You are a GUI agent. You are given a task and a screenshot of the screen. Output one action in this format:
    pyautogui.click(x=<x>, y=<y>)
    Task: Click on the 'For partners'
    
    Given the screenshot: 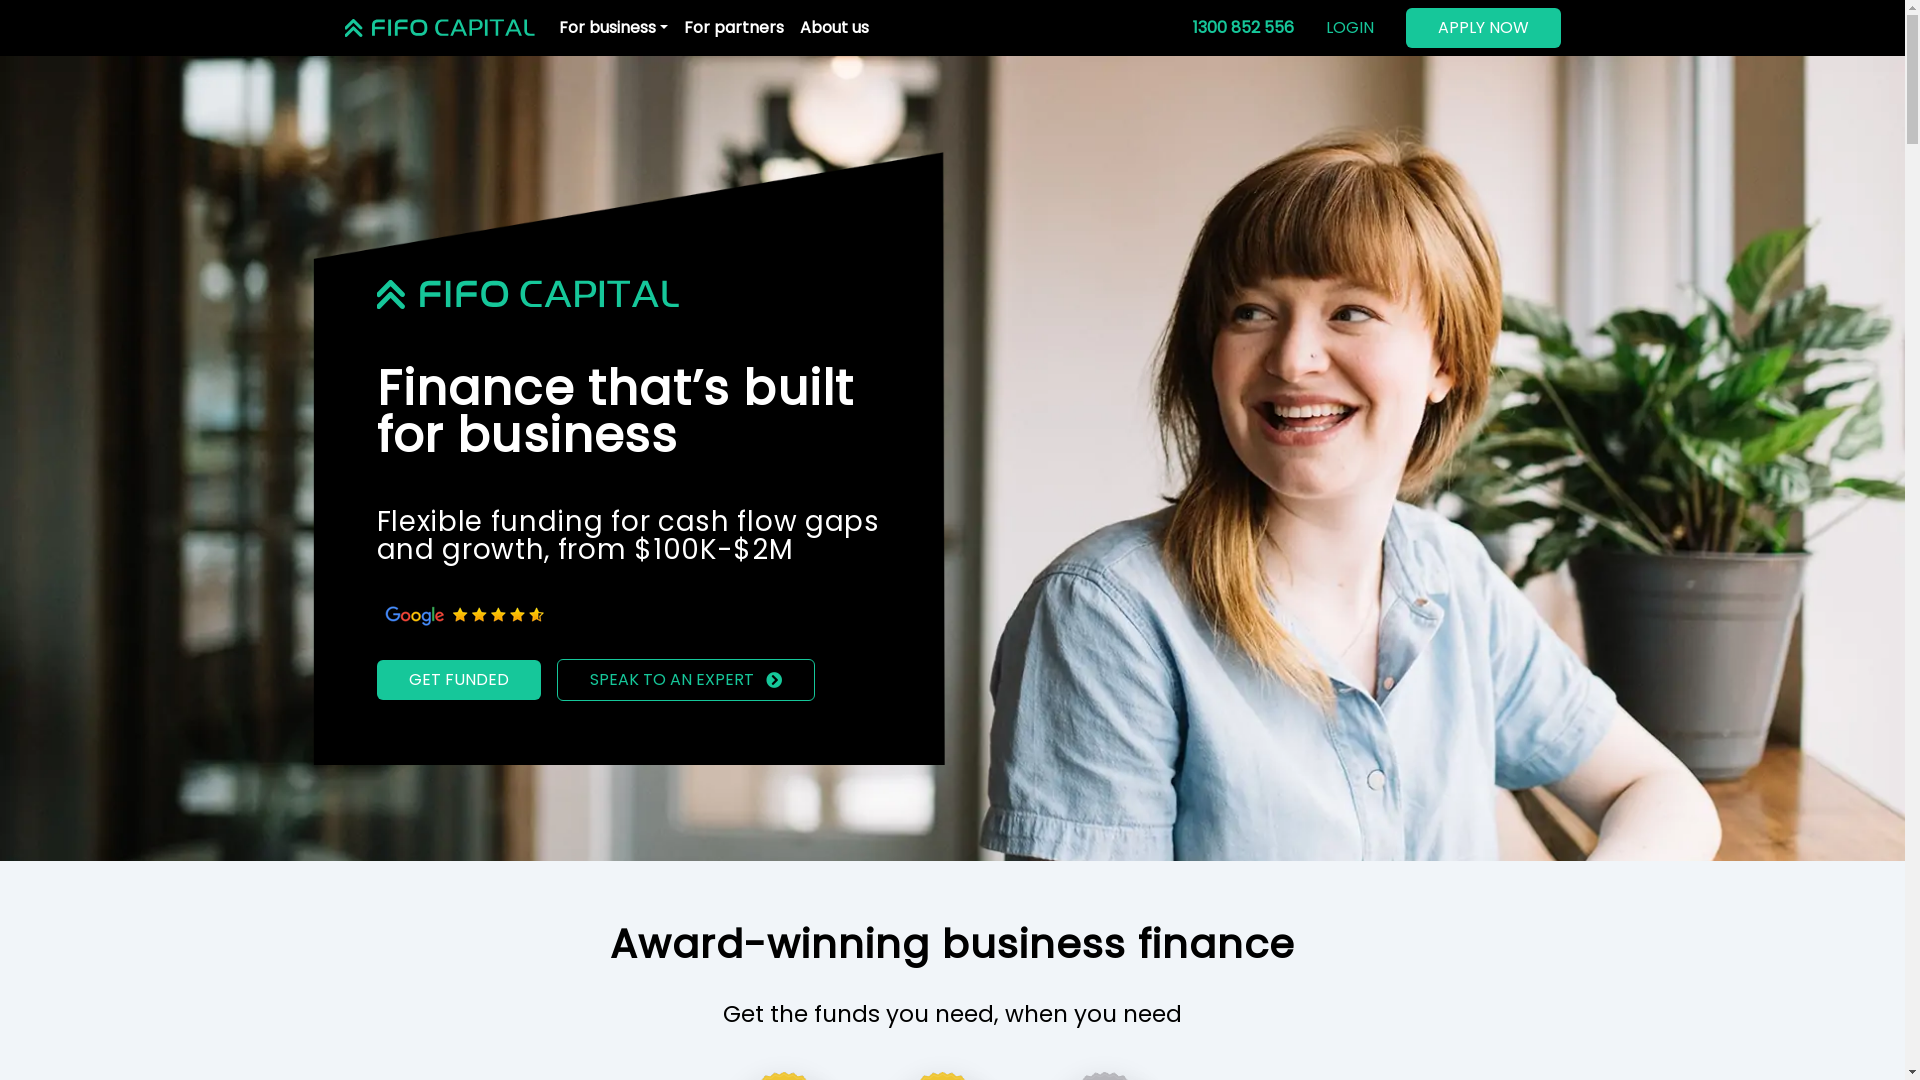 What is the action you would take?
    pyautogui.click(x=733, y=27)
    